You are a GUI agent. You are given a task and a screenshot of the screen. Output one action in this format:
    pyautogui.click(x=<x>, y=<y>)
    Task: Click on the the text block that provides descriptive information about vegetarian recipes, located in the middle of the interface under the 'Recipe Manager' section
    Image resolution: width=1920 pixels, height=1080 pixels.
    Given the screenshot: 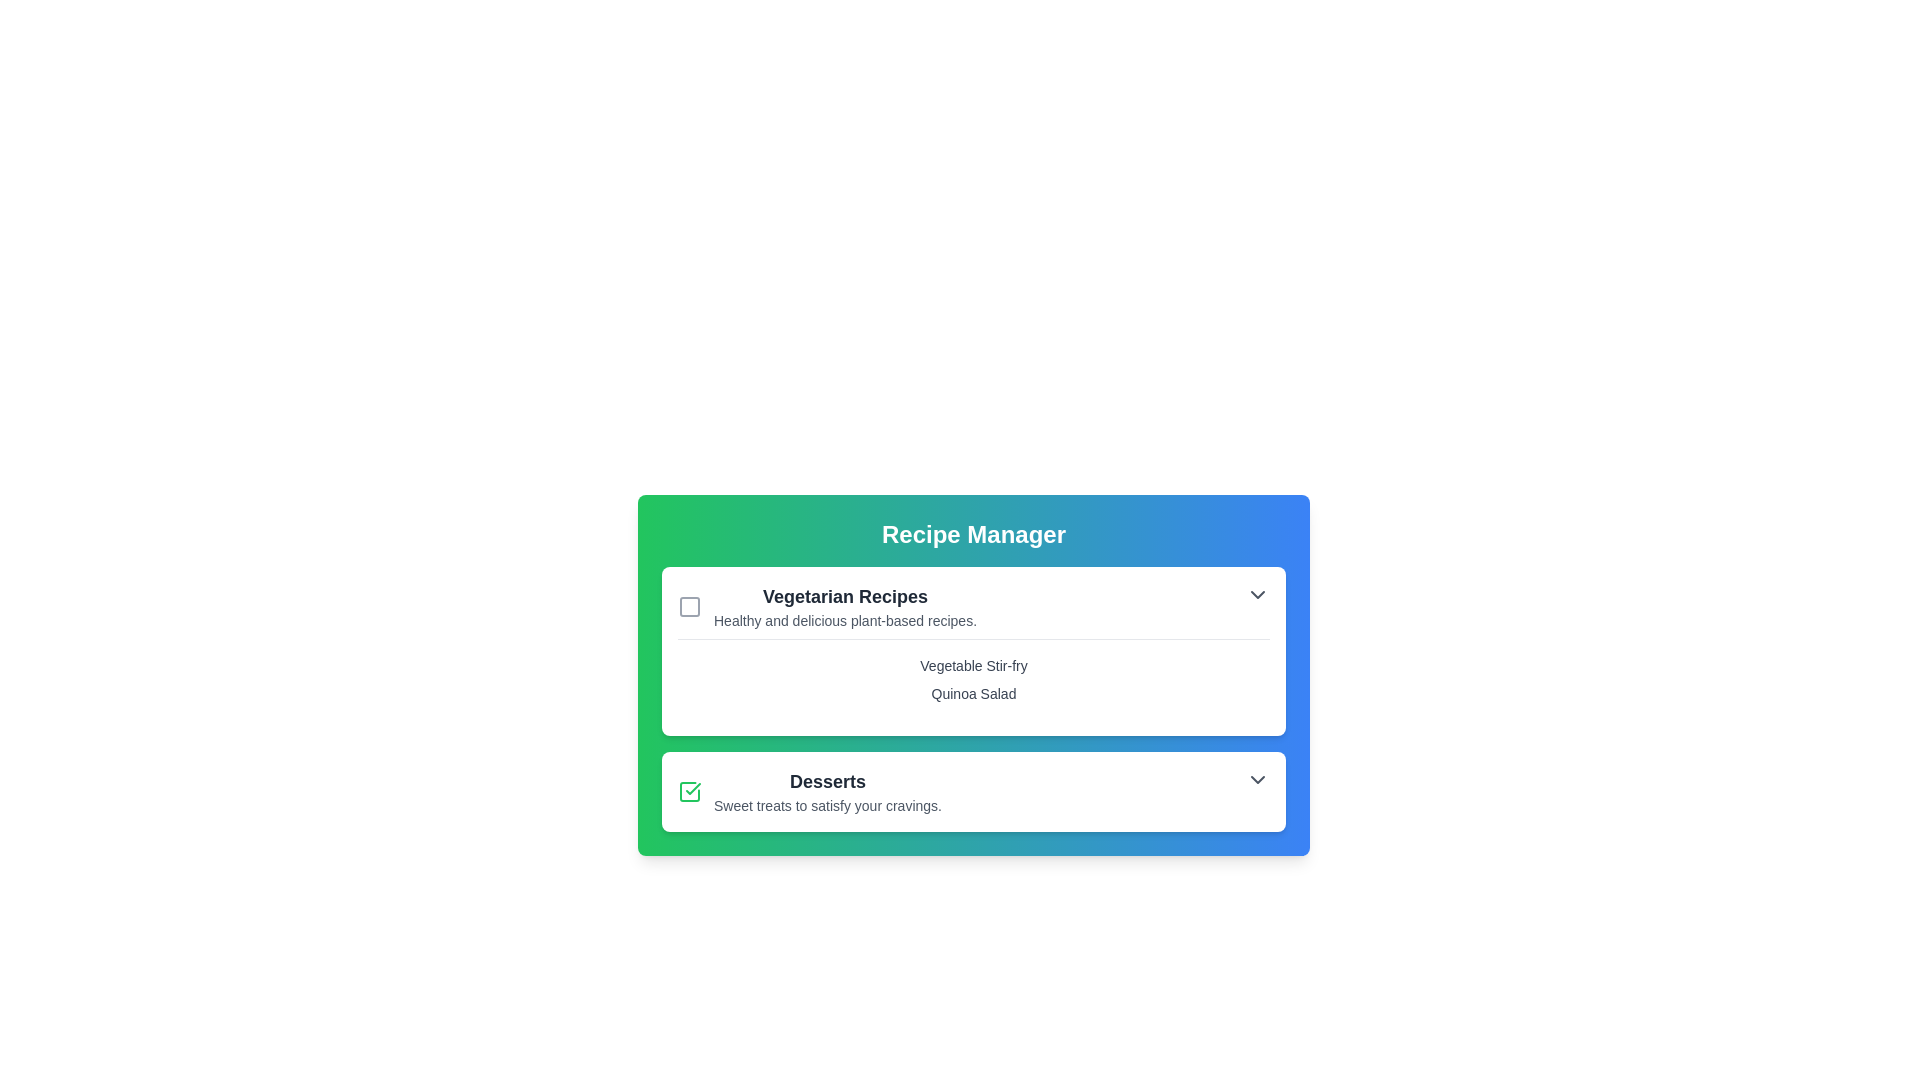 What is the action you would take?
    pyautogui.click(x=845, y=605)
    